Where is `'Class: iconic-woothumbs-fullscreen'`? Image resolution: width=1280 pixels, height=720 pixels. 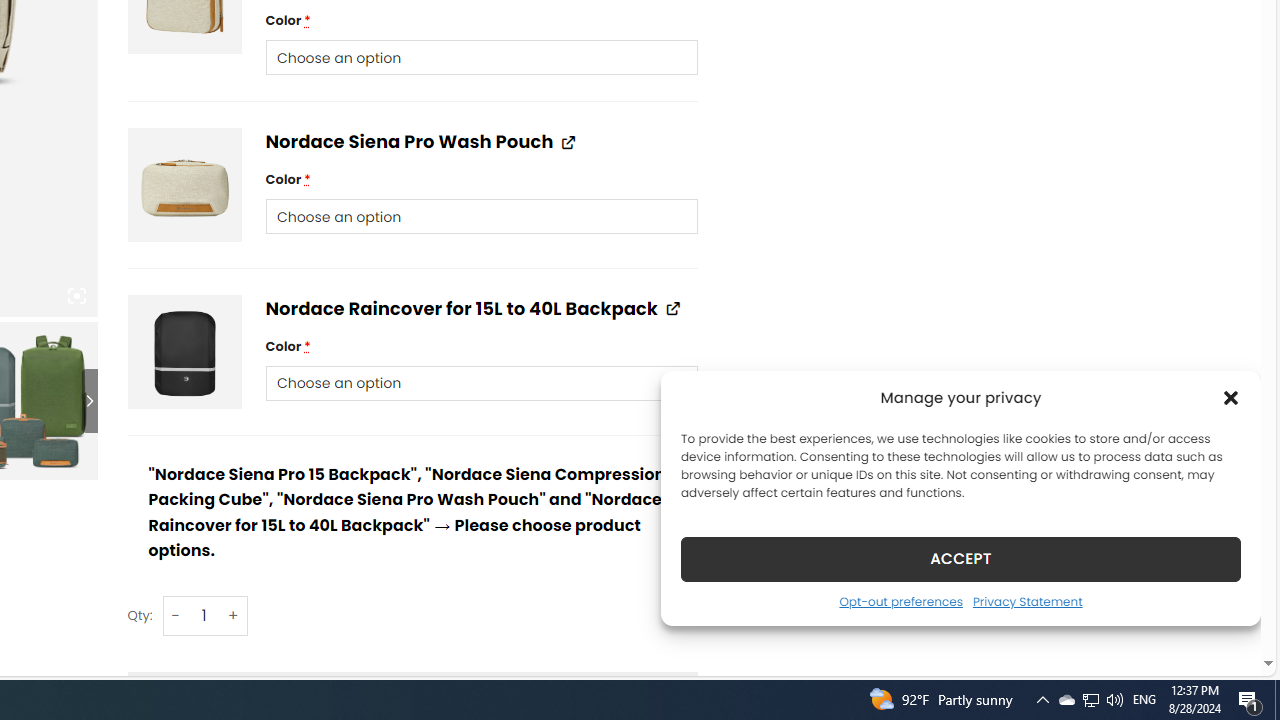 'Class: iconic-woothumbs-fullscreen' is located at coordinates (76, 296).